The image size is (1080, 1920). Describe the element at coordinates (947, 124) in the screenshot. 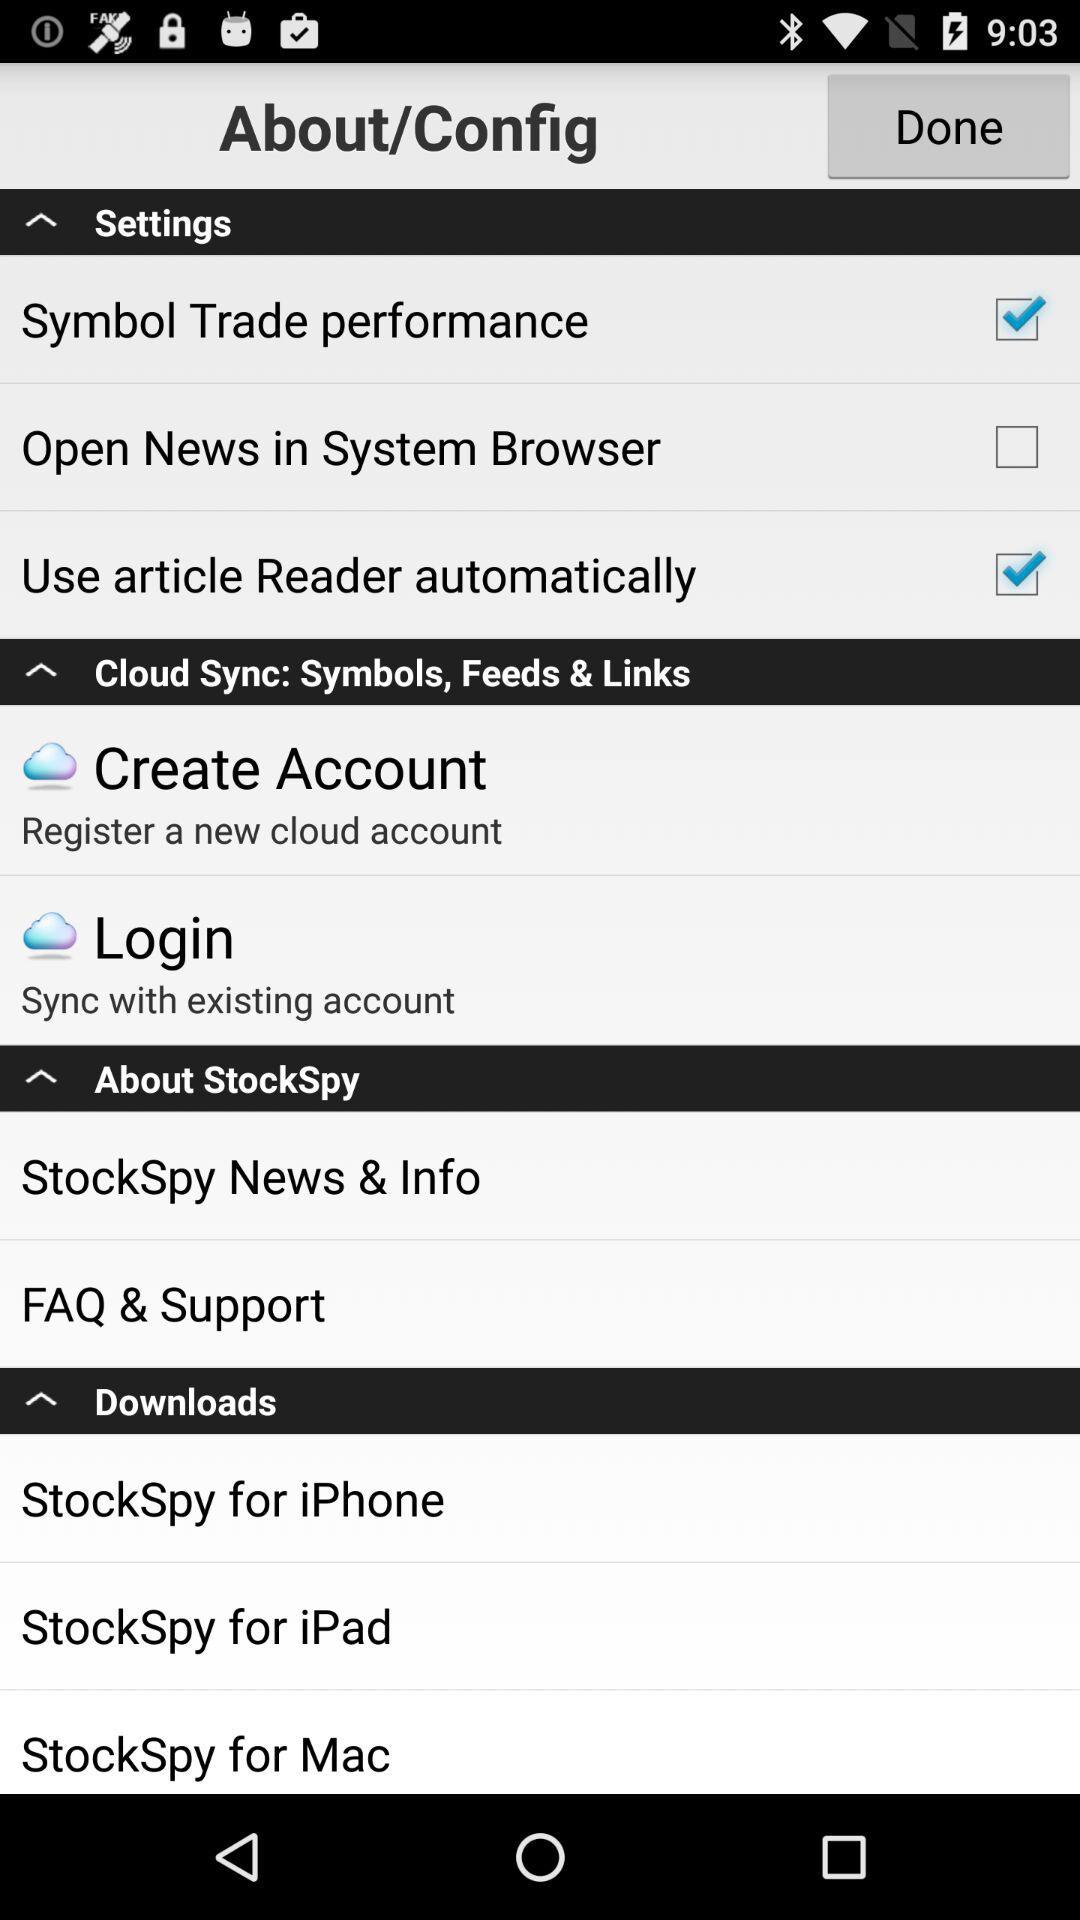

I see `the done at the top right corner` at that location.